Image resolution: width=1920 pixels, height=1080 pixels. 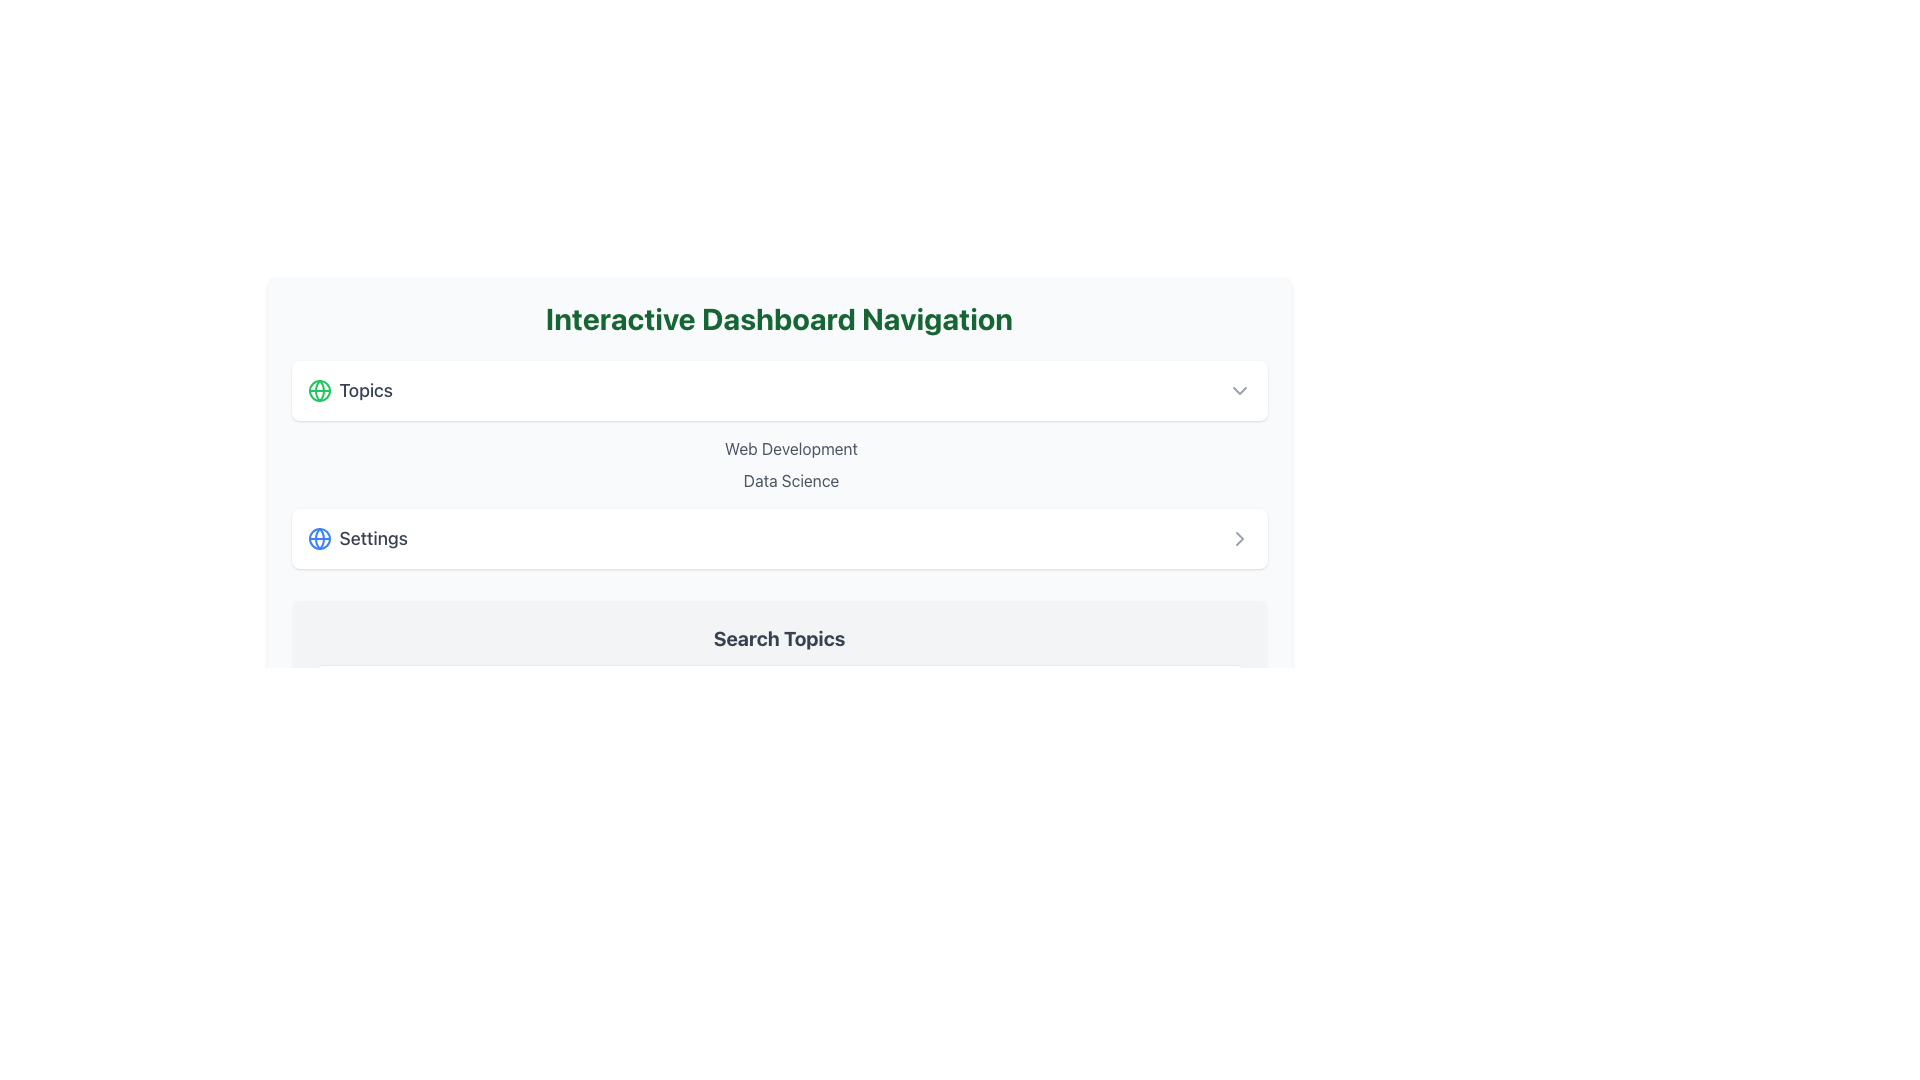 What do you see at coordinates (790, 481) in the screenshot?
I see `the 'Data Science' text label located under the 'Web Development' item in the 'Interactive Dashboard Navigation' menu` at bounding box center [790, 481].